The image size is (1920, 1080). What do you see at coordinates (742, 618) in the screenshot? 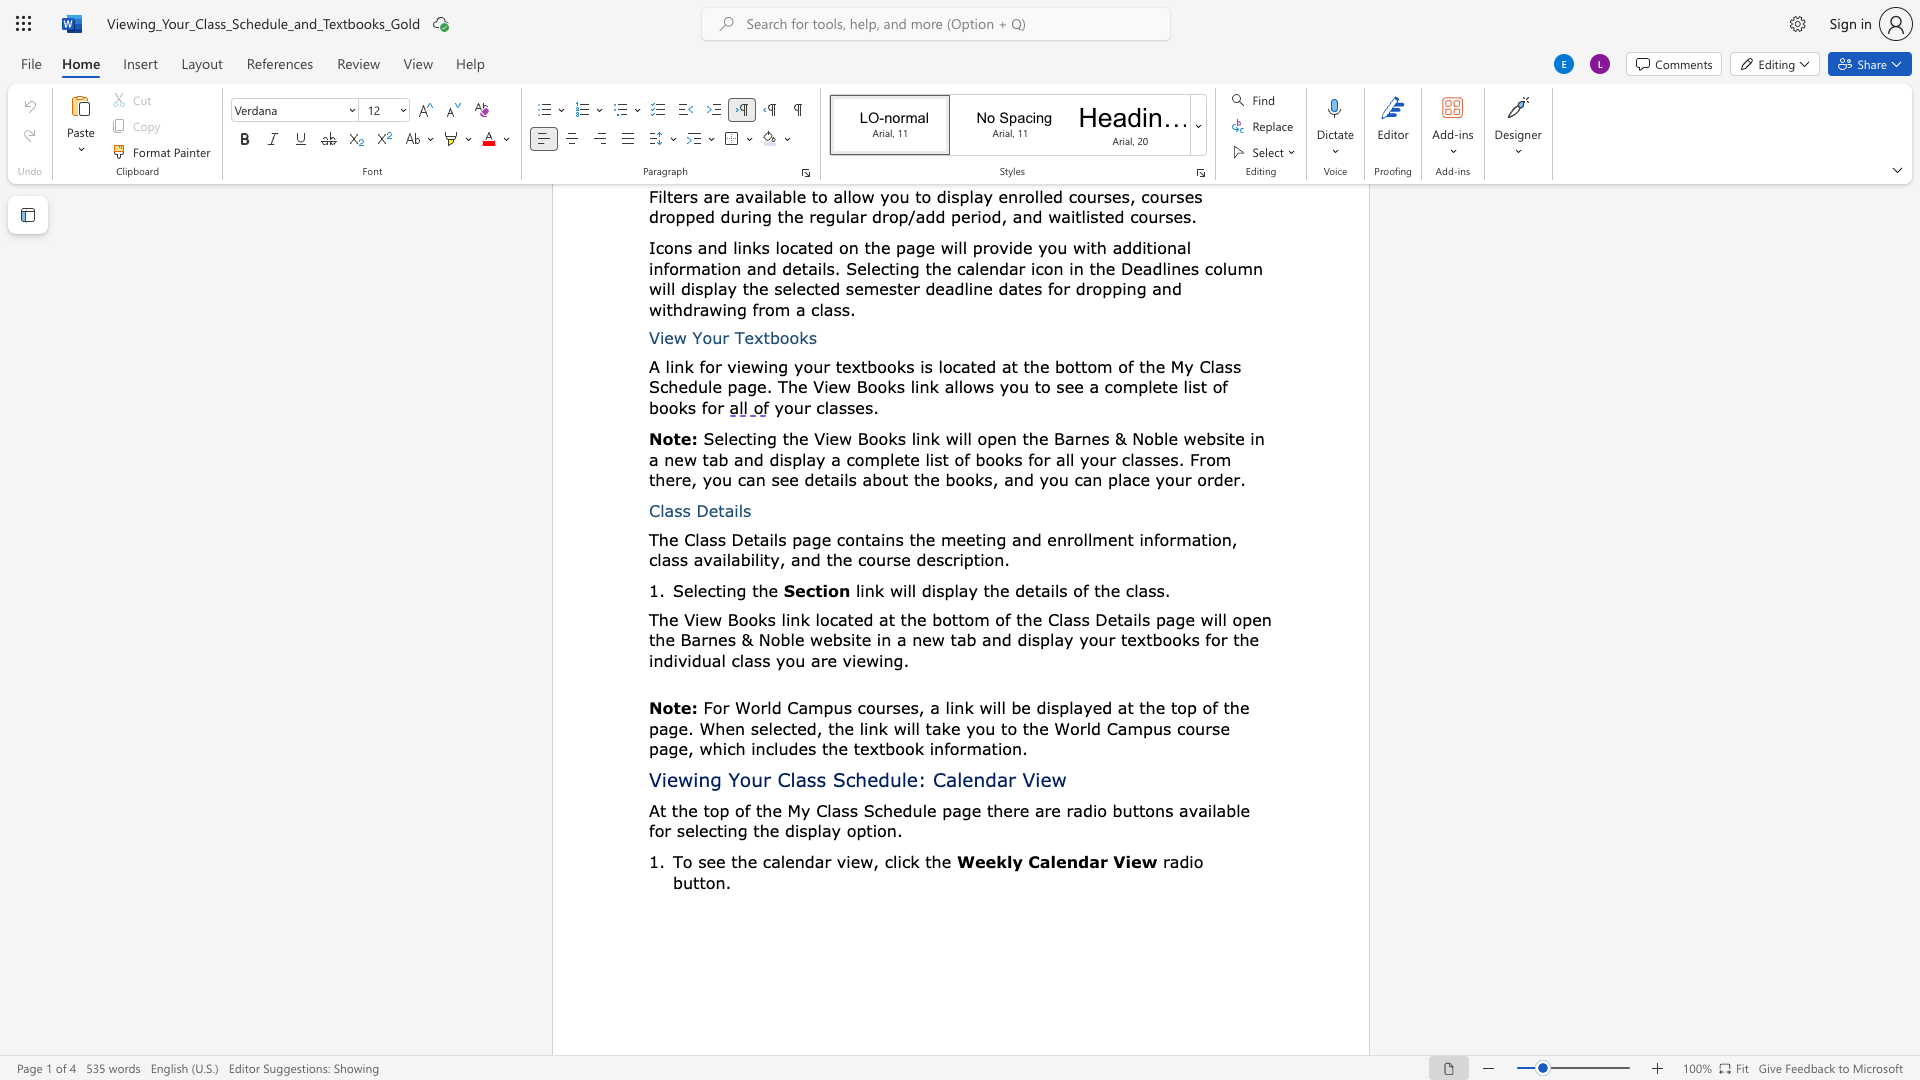
I see `the 1th character "o" in the text` at bounding box center [742, 618].